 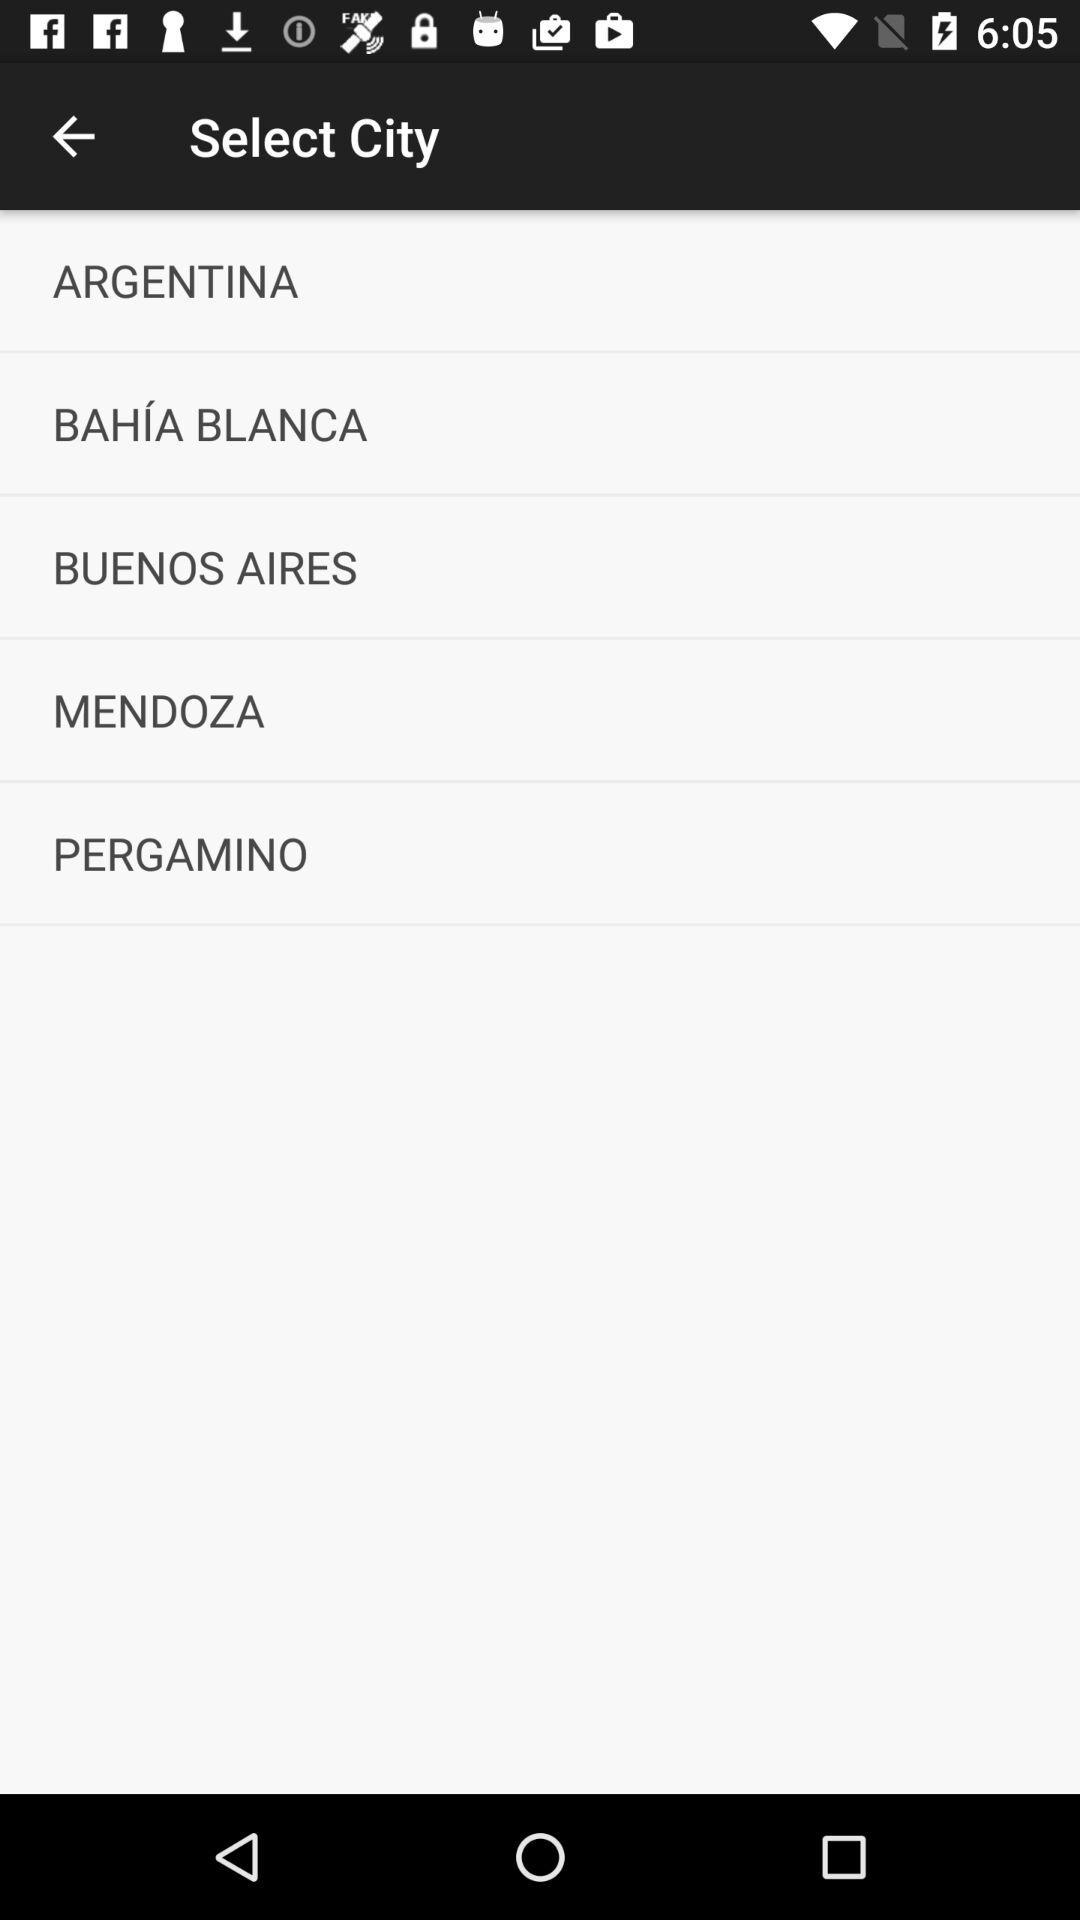 I want to click on mendoza, so click(x=540, y=709).